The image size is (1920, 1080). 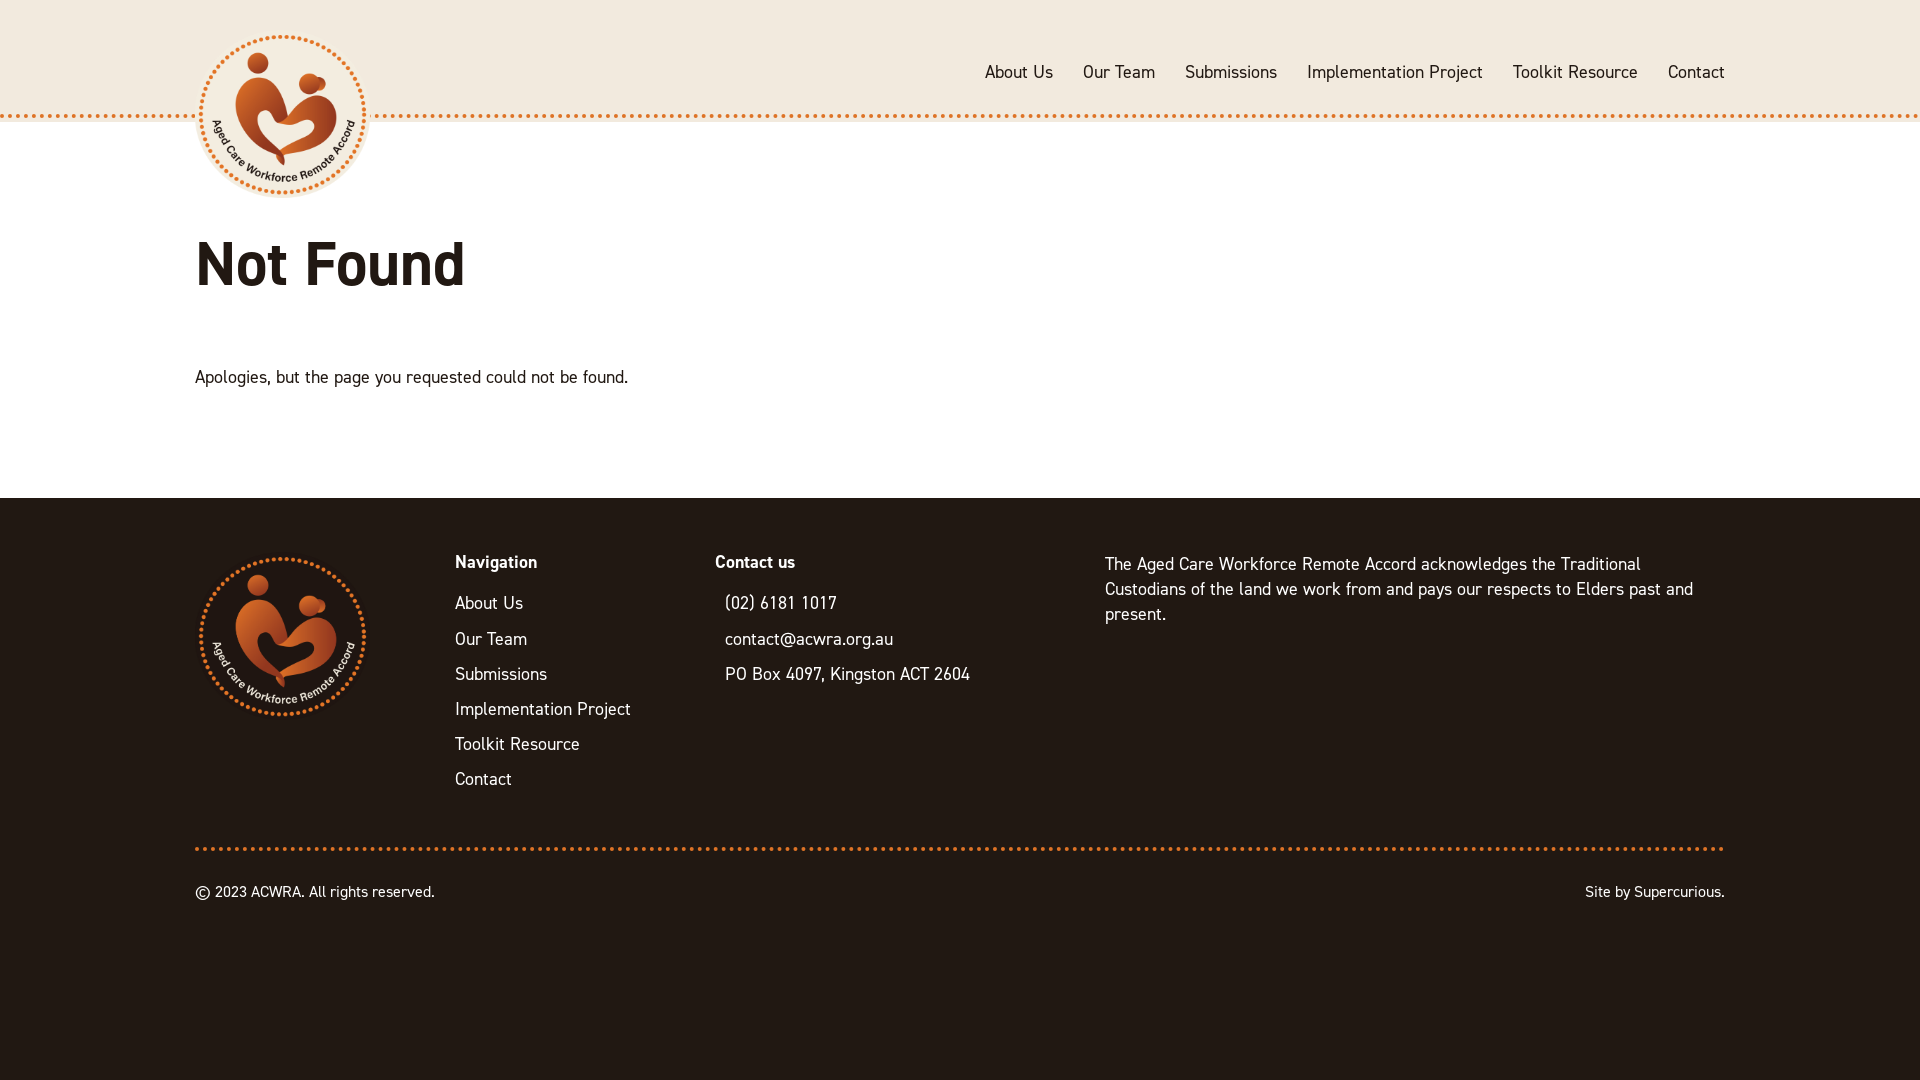 I want to click on 'Implementation Project', so click(x=1394, y=71).